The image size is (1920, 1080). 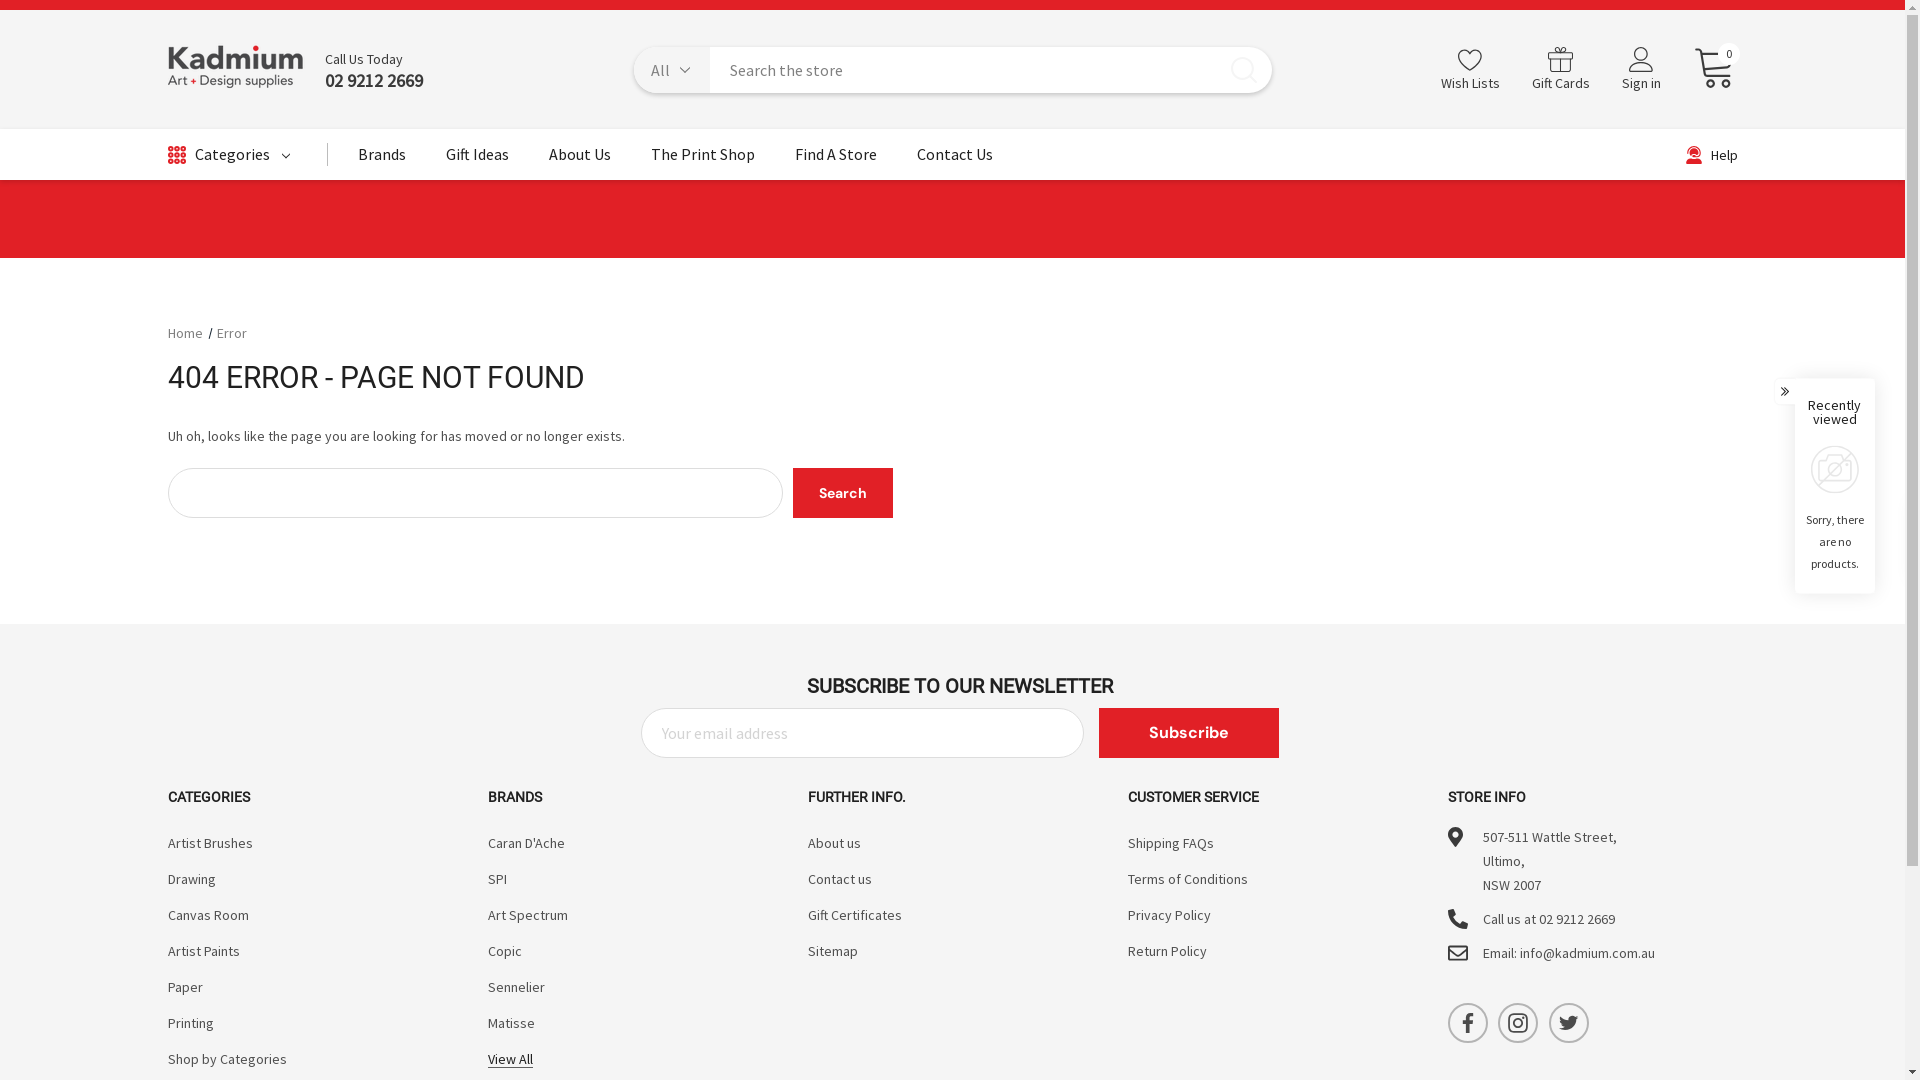 I want to click on 'Contact us', so click(x=840, y=878).